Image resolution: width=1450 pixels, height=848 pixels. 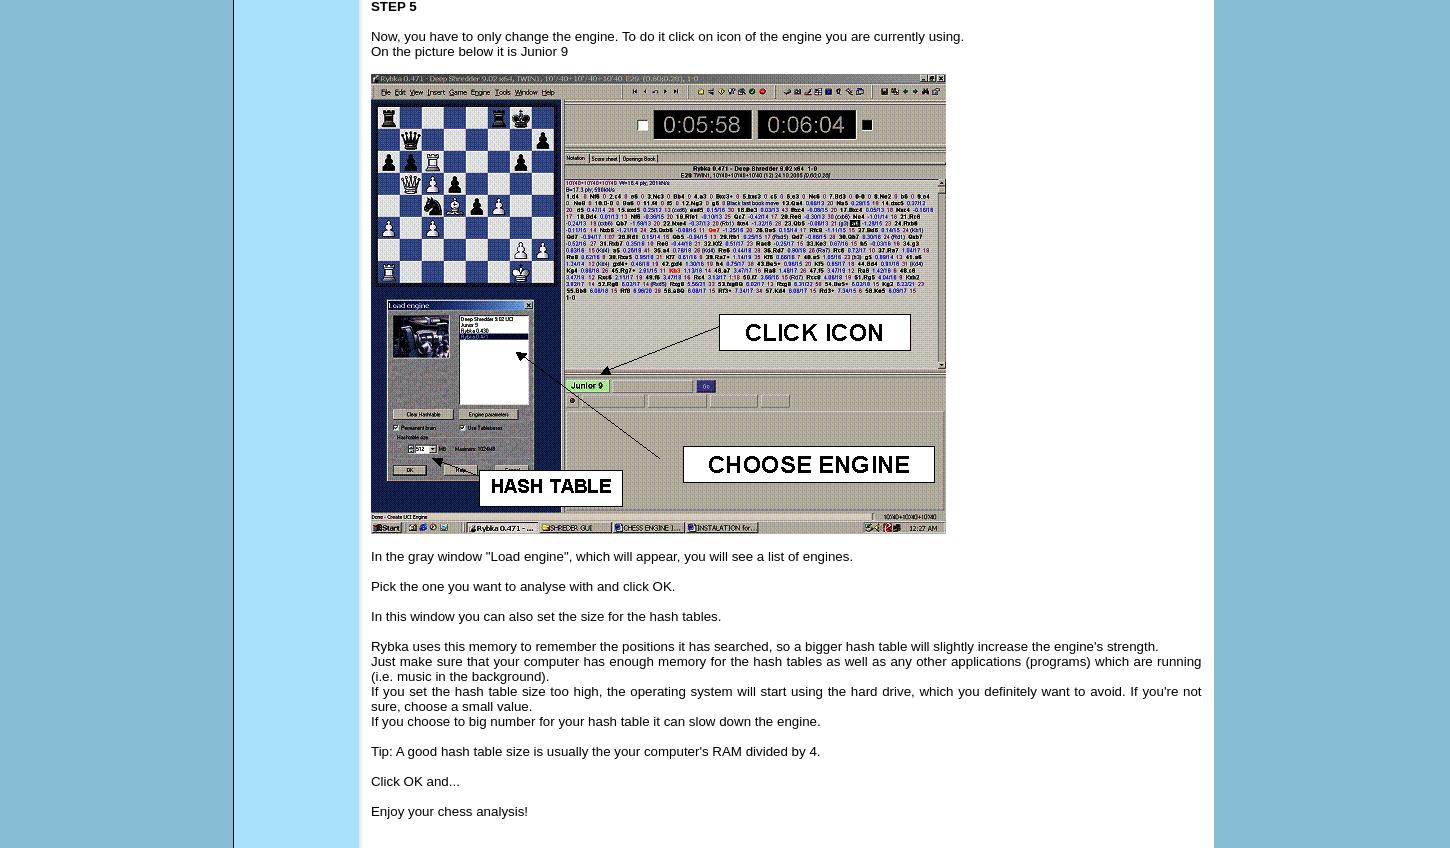 I want to click on 'If you choose to big number for your hash table it can slow down the engine.', so click(x=594, y=721).